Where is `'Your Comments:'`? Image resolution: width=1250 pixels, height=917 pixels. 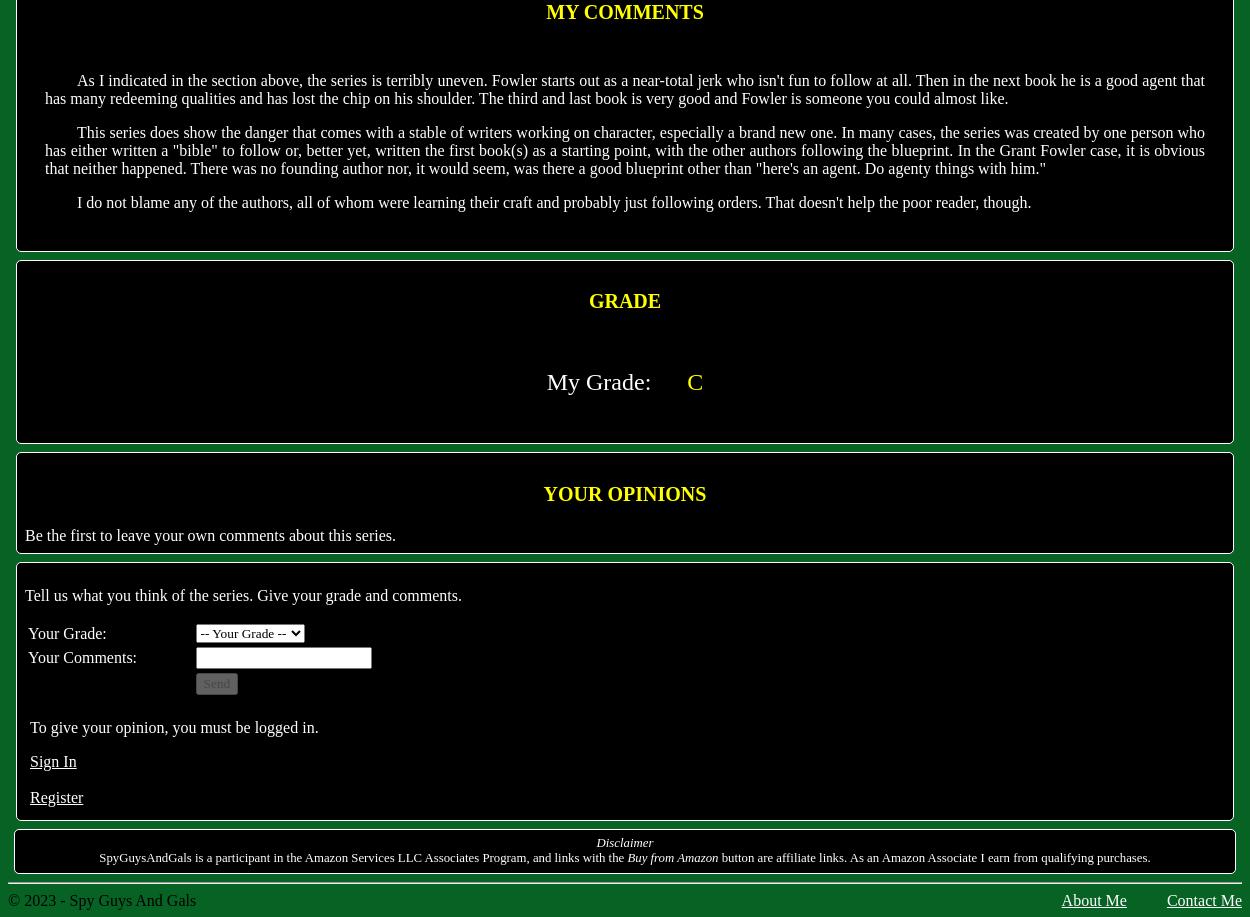 'Your Comments:' is located at coordinates (28, 657).